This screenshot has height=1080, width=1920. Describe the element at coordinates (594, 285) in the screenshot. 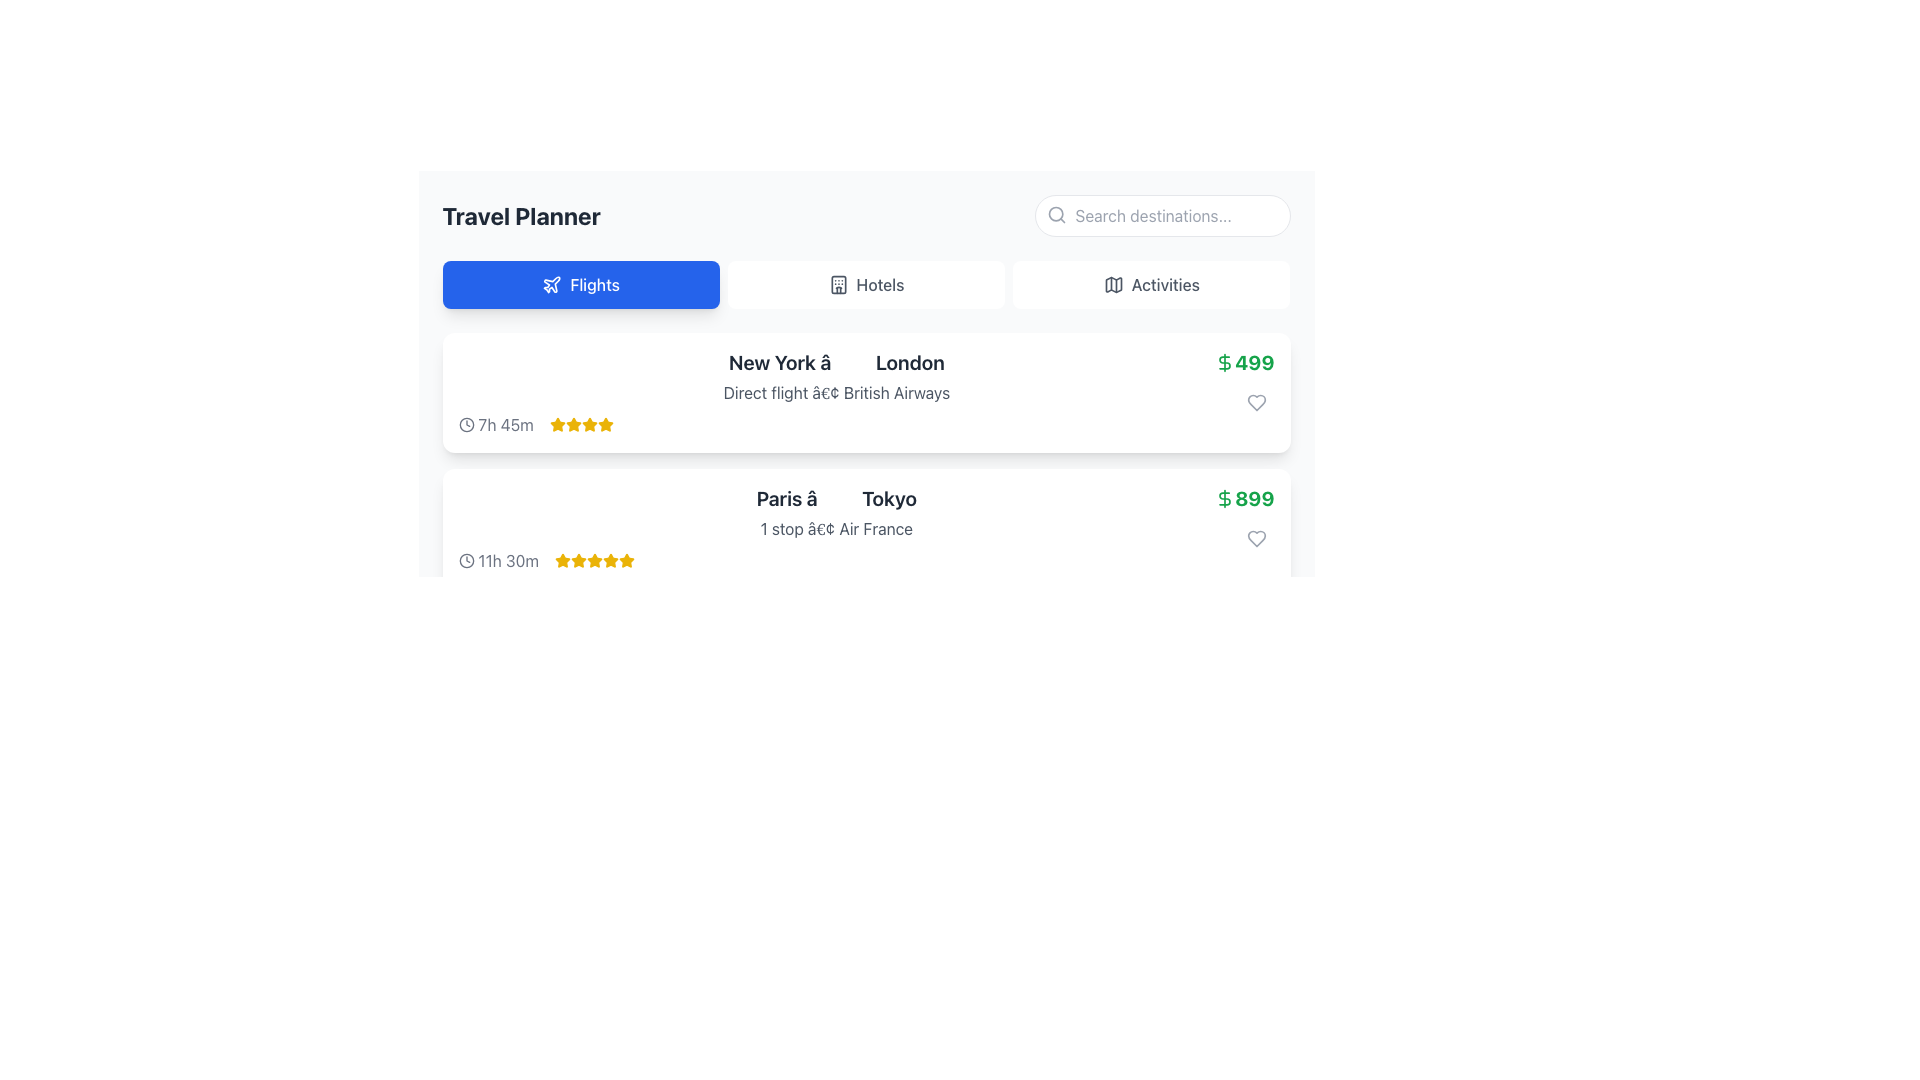

I see `the 'Flights' text label, which is displayed in white on a blue background and is the first item in the navigation bar` at that location.